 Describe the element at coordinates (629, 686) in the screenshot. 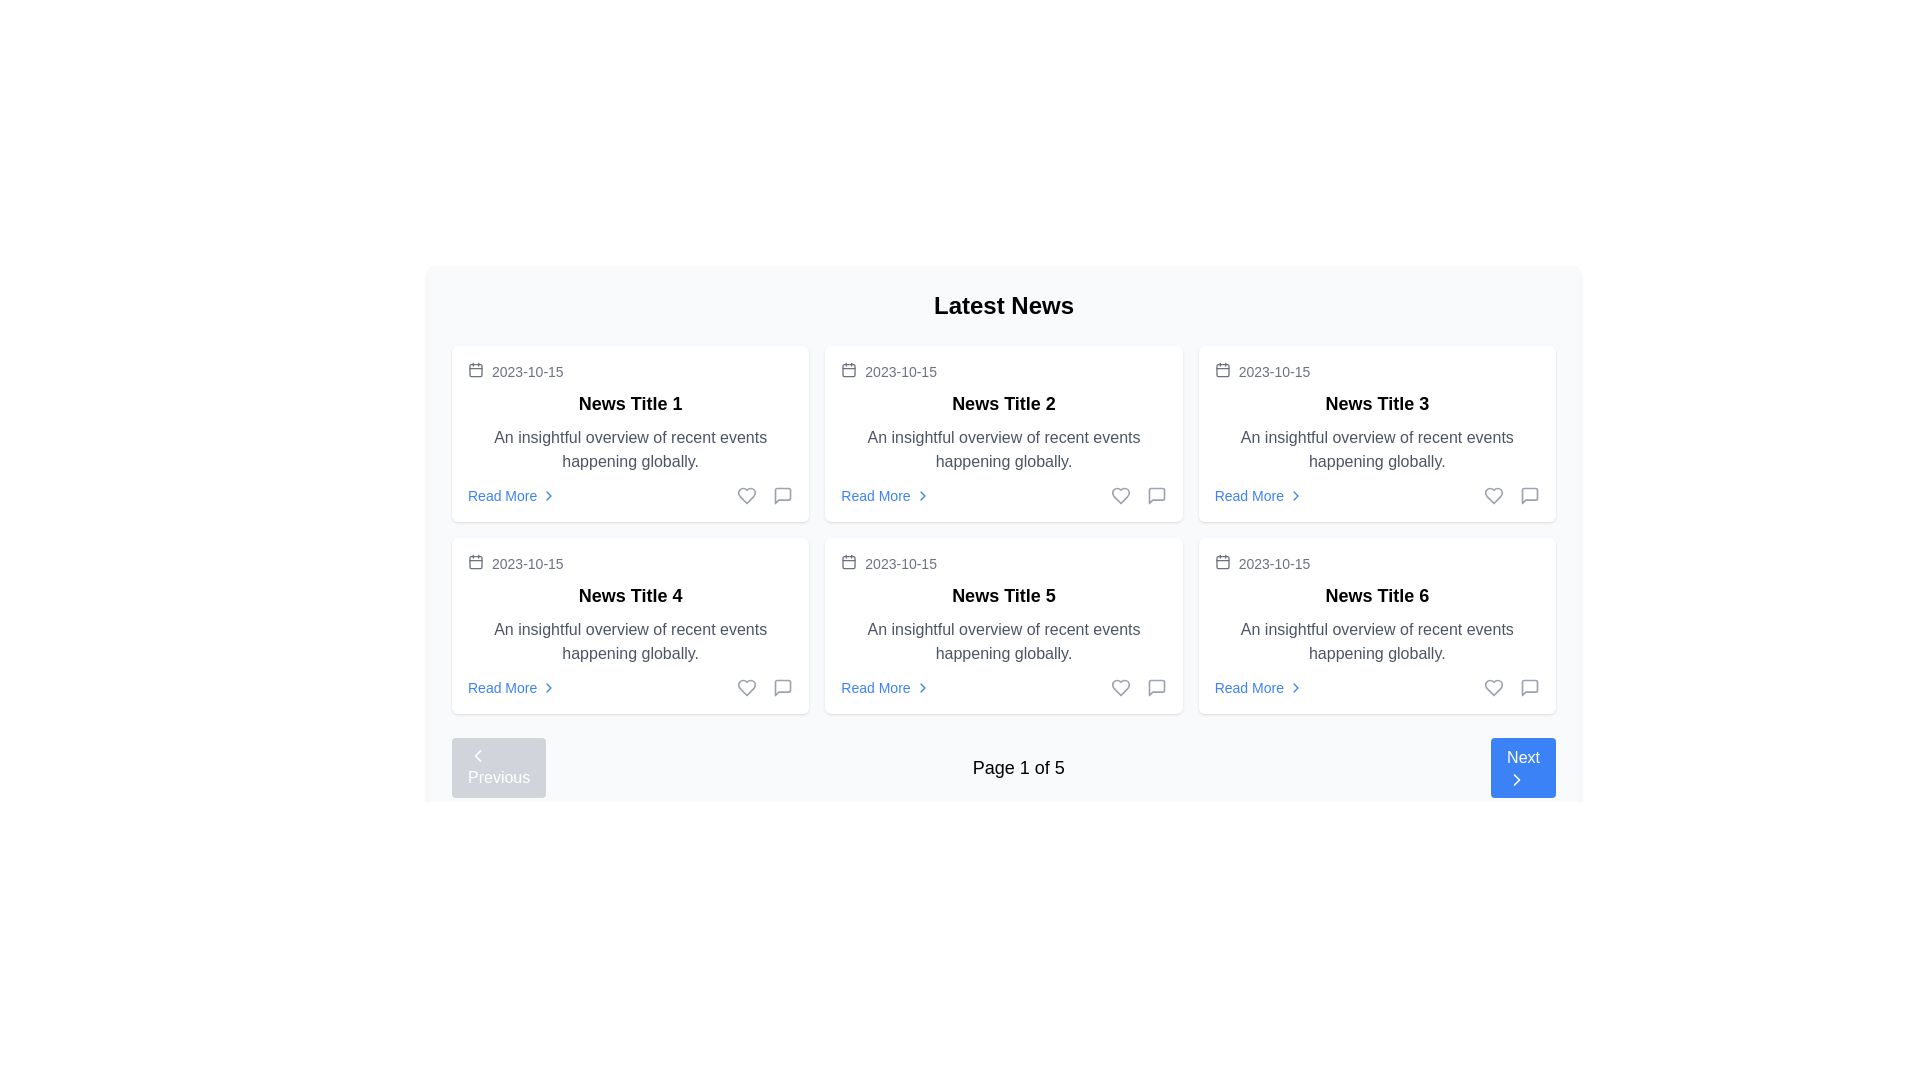

I see `the 'Read More' link at the bottom of the news card for 'News Title 4'` at that location.